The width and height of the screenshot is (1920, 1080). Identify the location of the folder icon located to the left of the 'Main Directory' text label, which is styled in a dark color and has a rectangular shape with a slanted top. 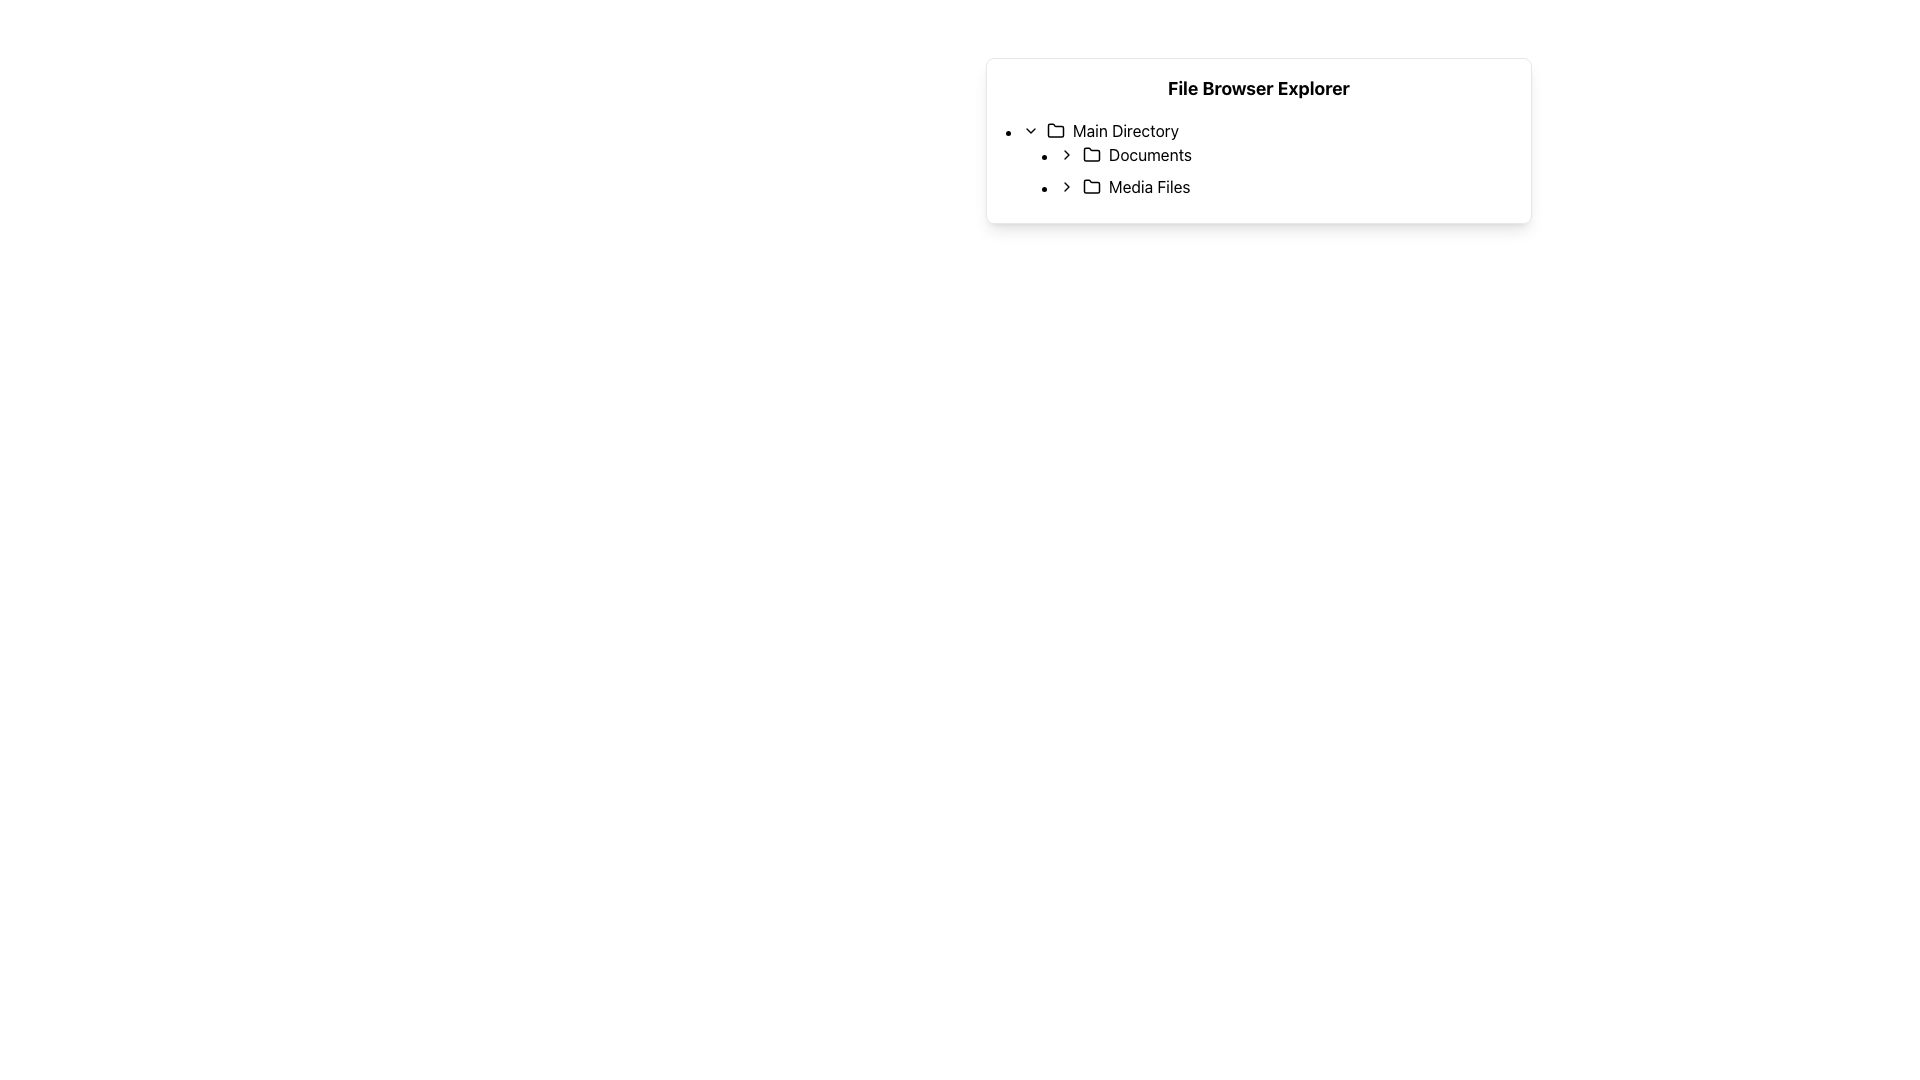
(1055, 131).